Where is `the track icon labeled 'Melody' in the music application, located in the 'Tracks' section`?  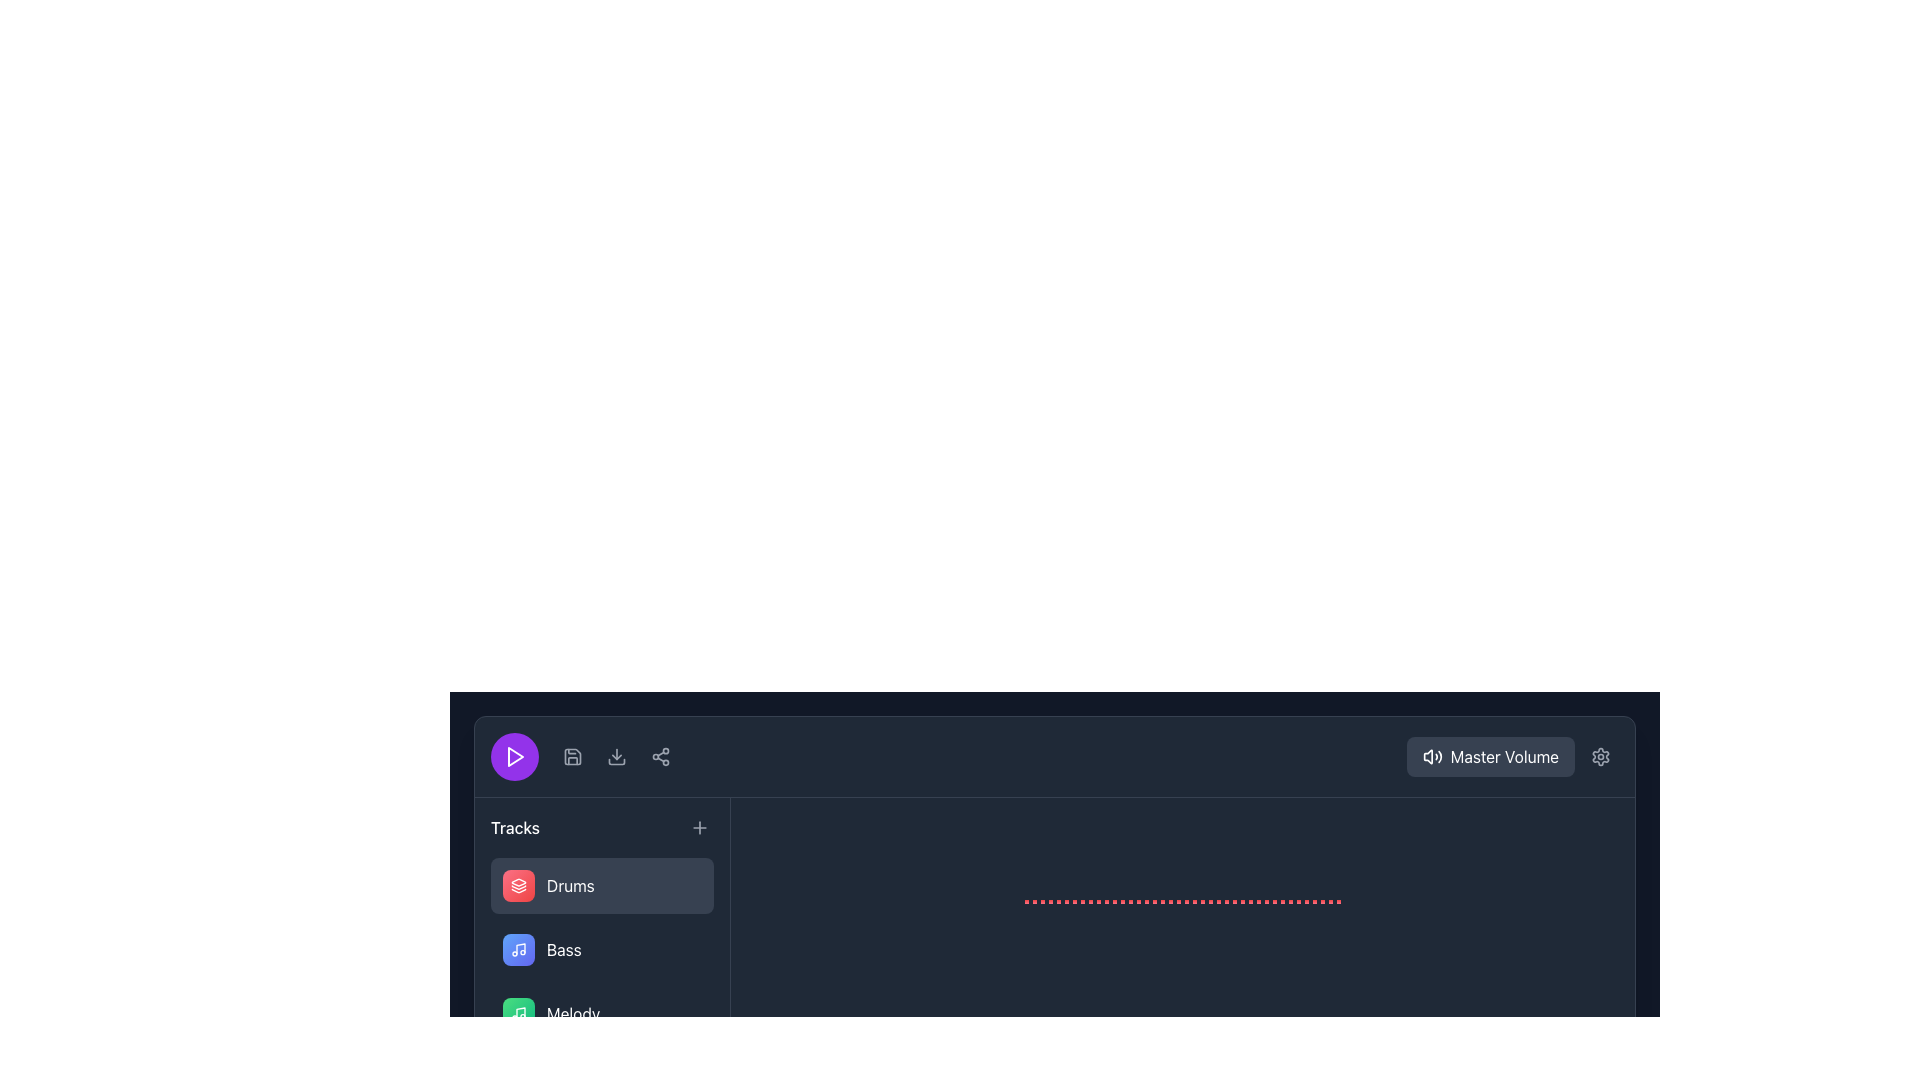 the track icon labeled 'Melody' in the music application, located in the 'Tracks' section is located at coordinates (518, 1014).